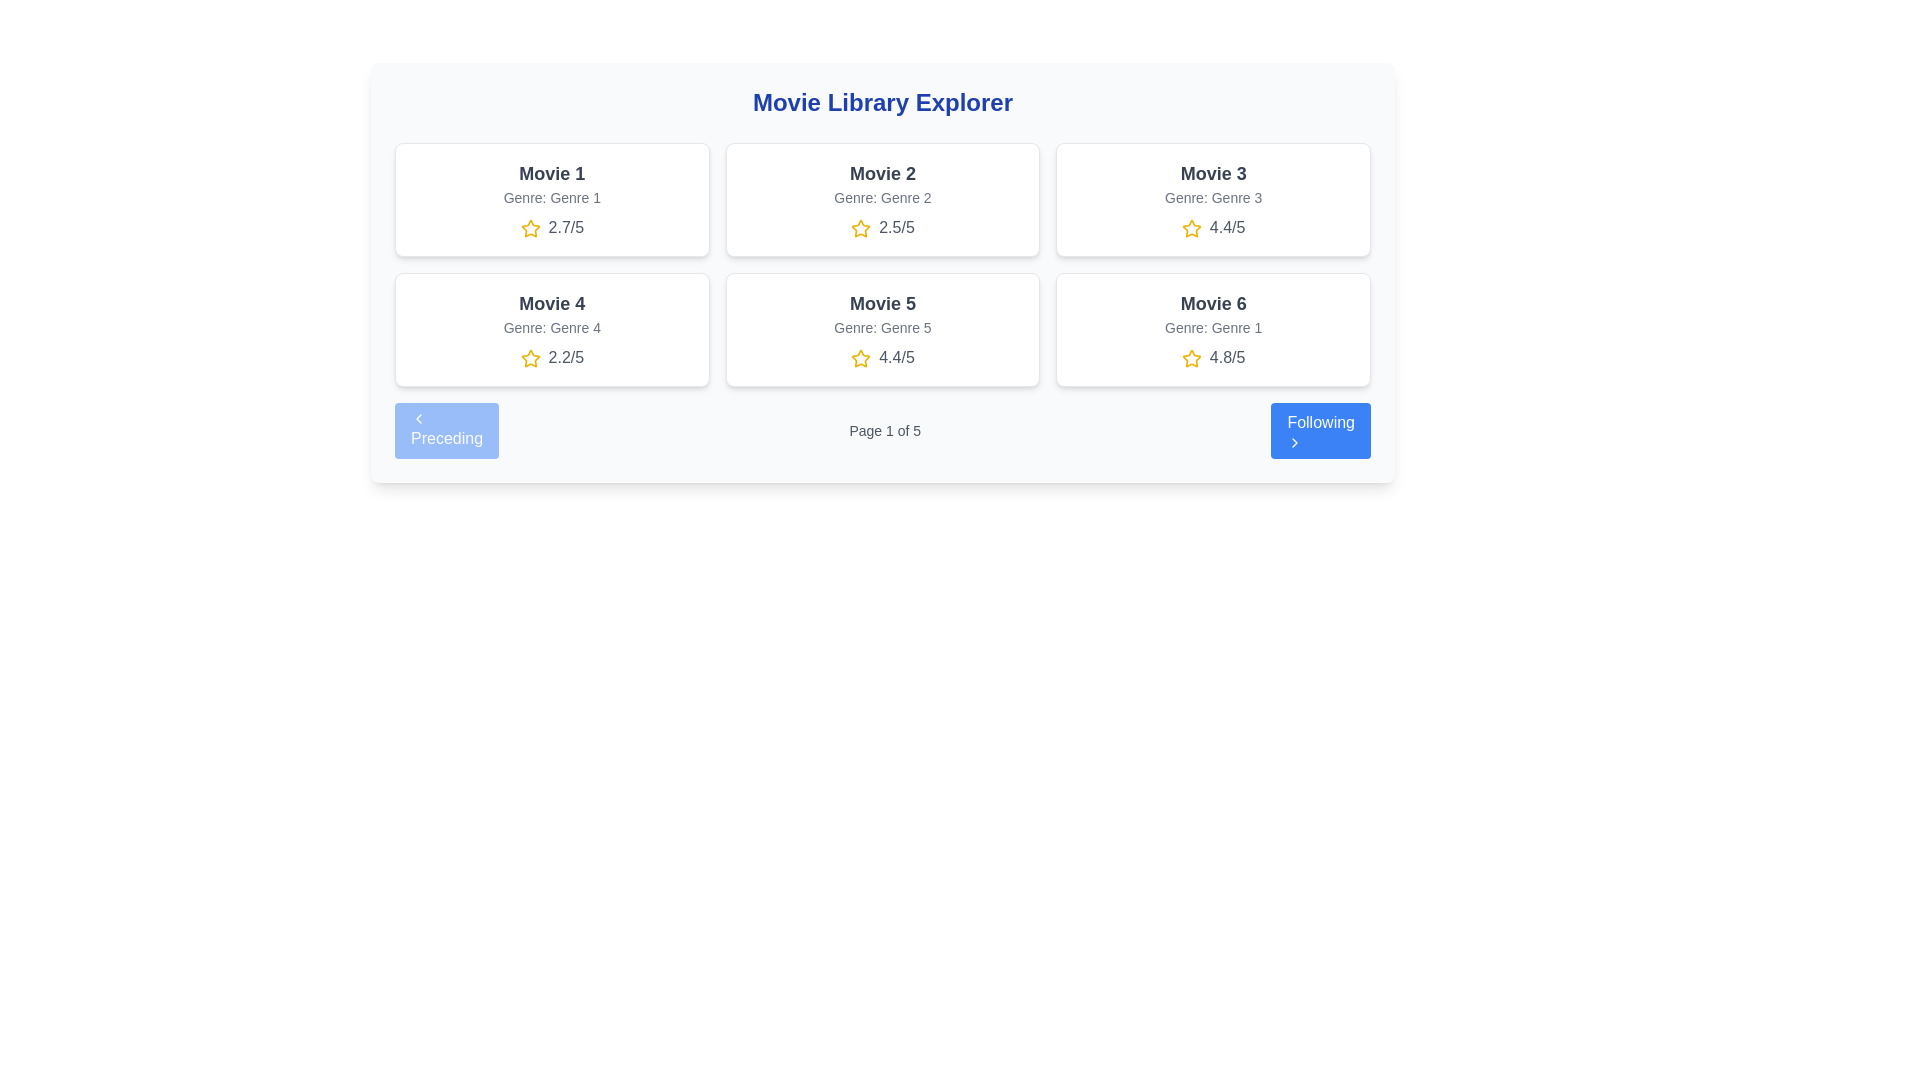  Describe the element at coordinates (530, 227) in the screenshot. I see `the first star-shaped yellow icon located below the 'Movie 1' title and to the left of the numerical rating '2.7/5' in the leftmost card of the top row` at that location.